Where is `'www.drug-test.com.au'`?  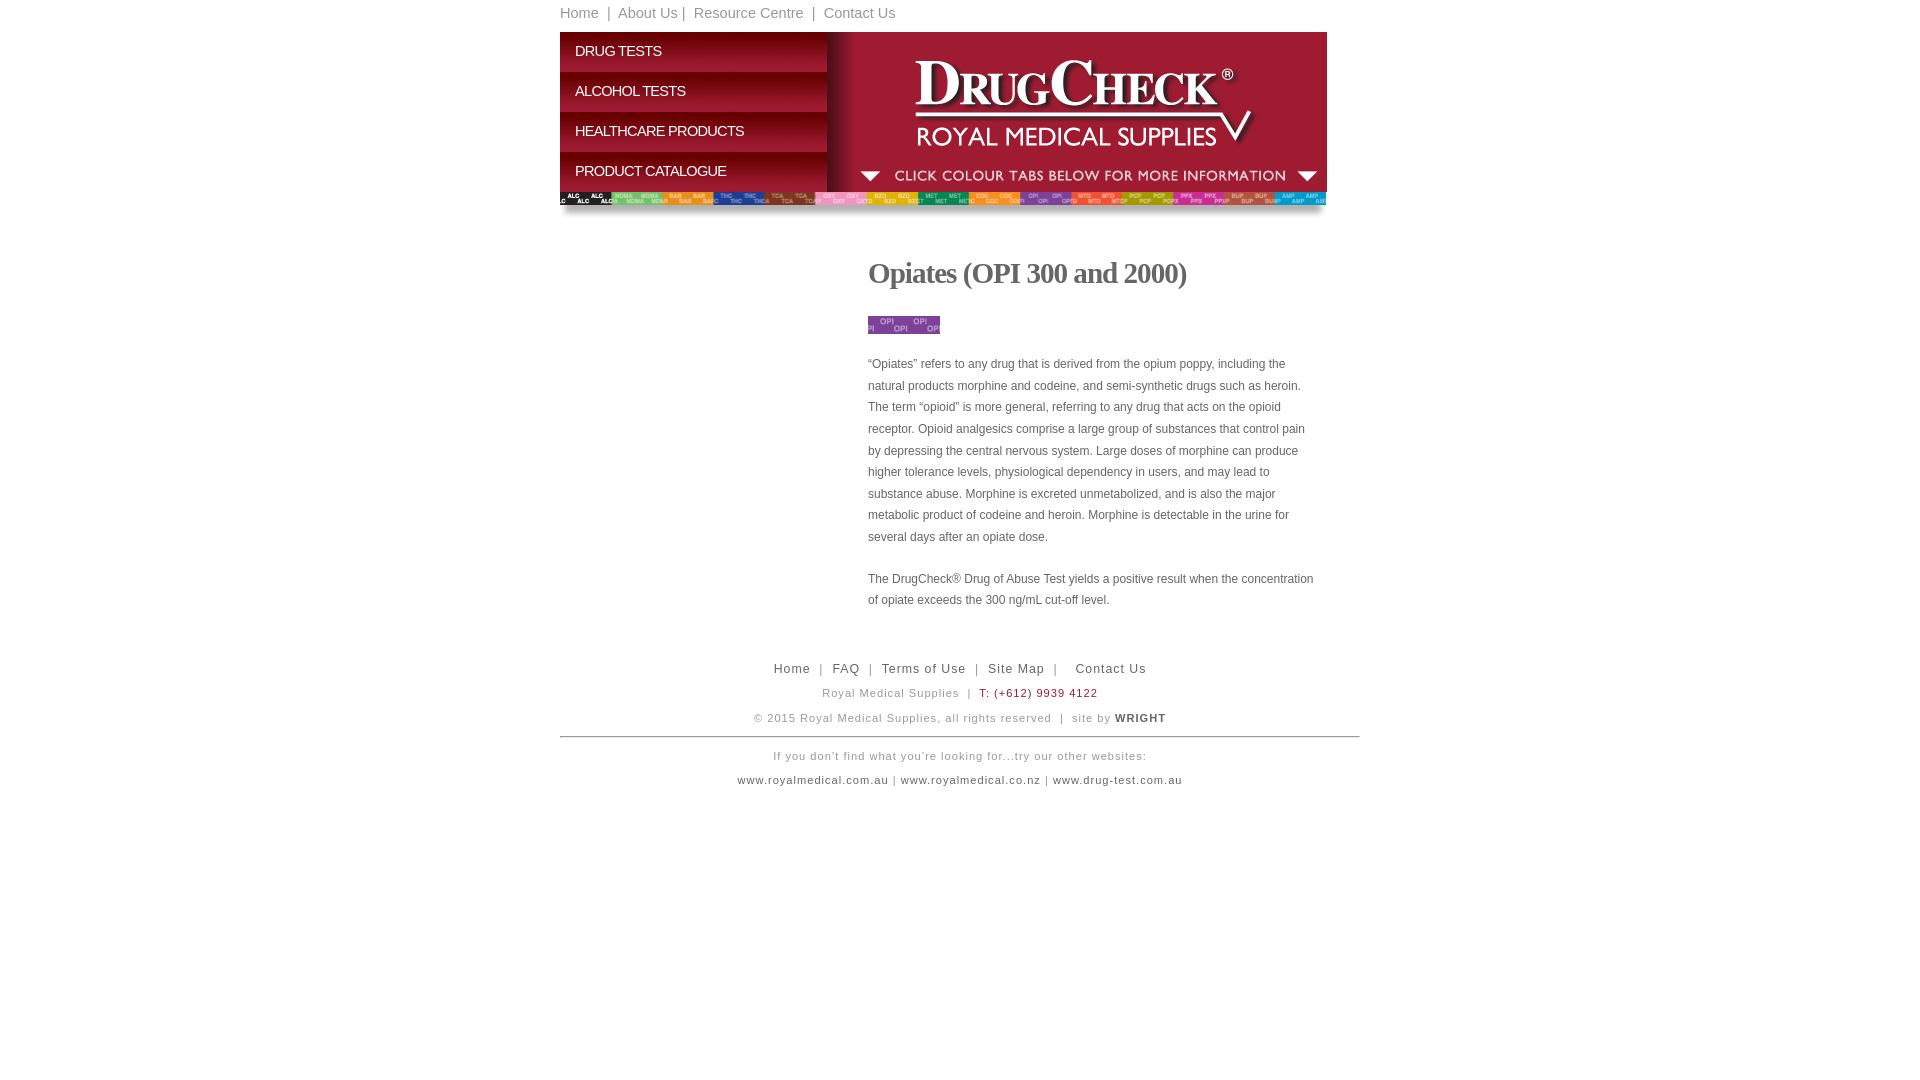
'www.drug-test.com.au' is located at coordinates (1115, 778).